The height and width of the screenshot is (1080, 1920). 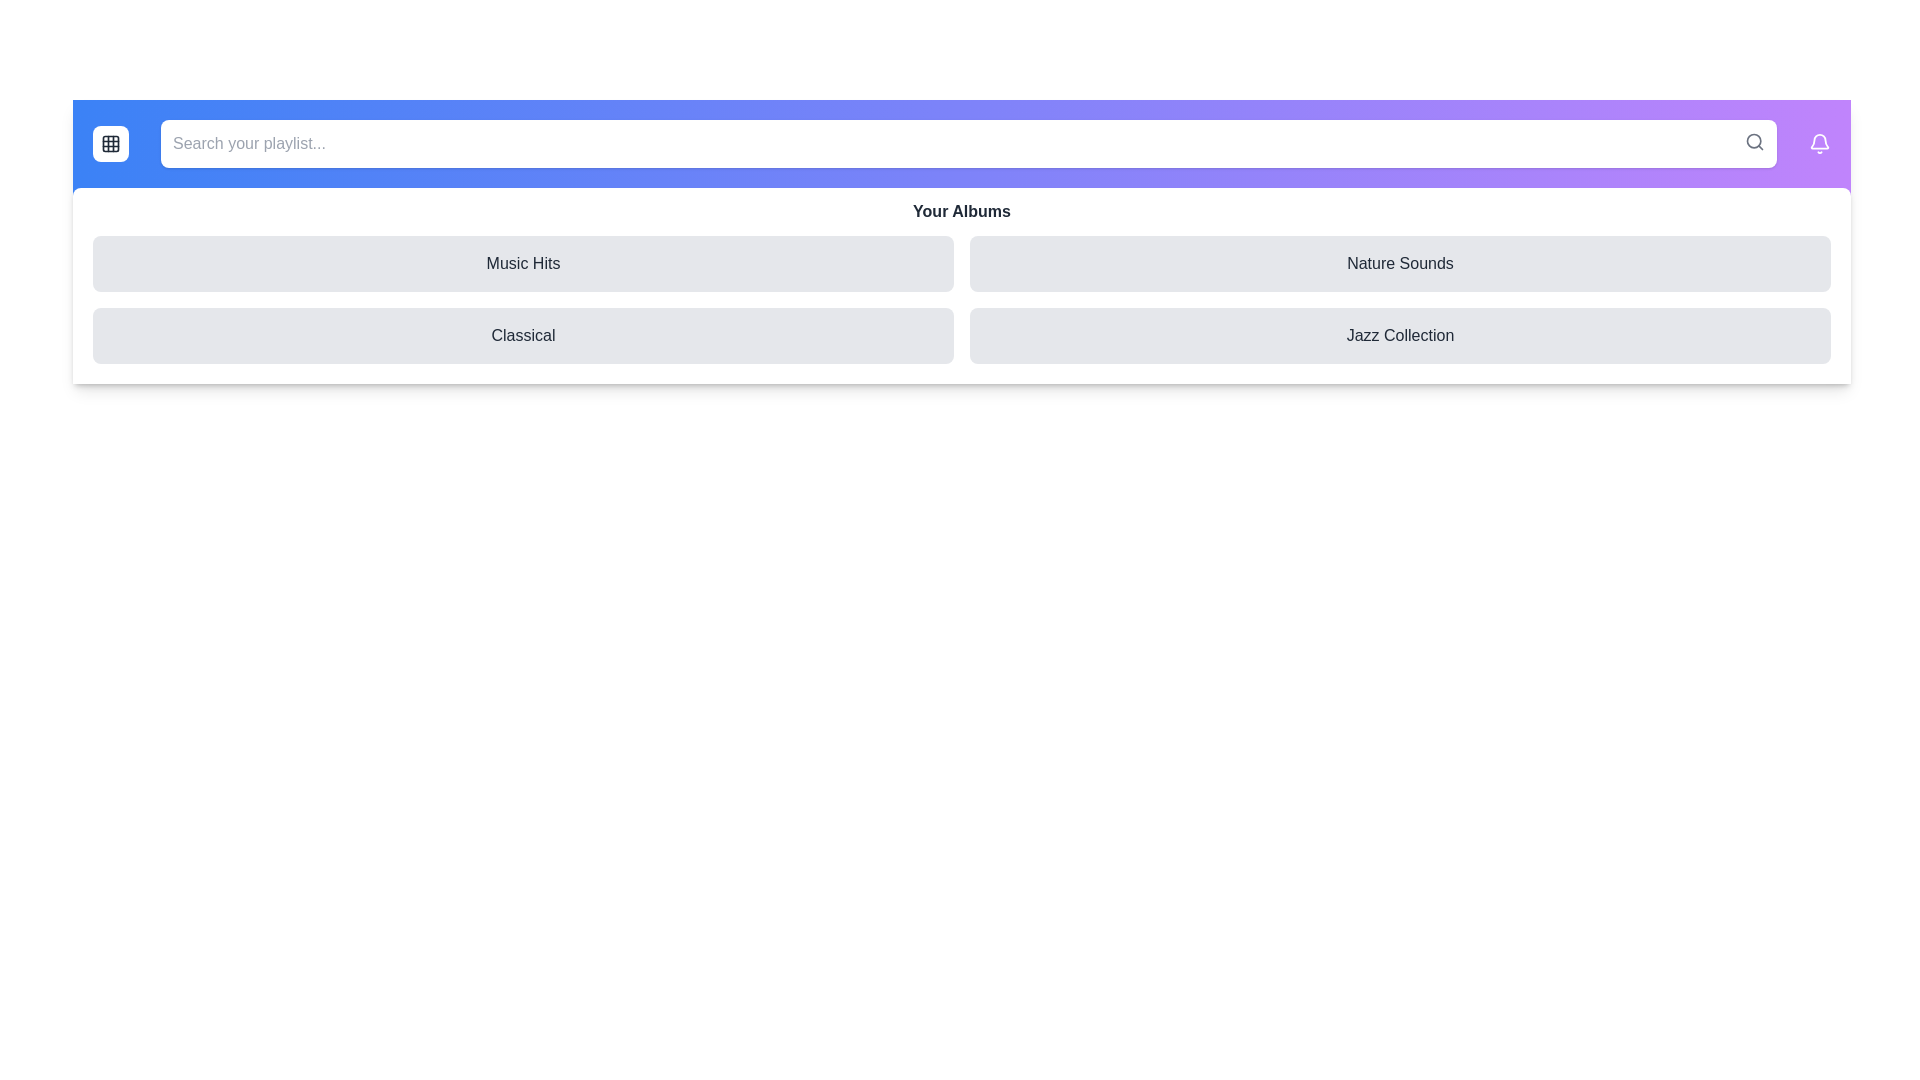 What do you see at coordinates (1399, 262) in the screenshot?
I see `the album item Nature Sounds from the menu` at bounding box center [1399, 262].